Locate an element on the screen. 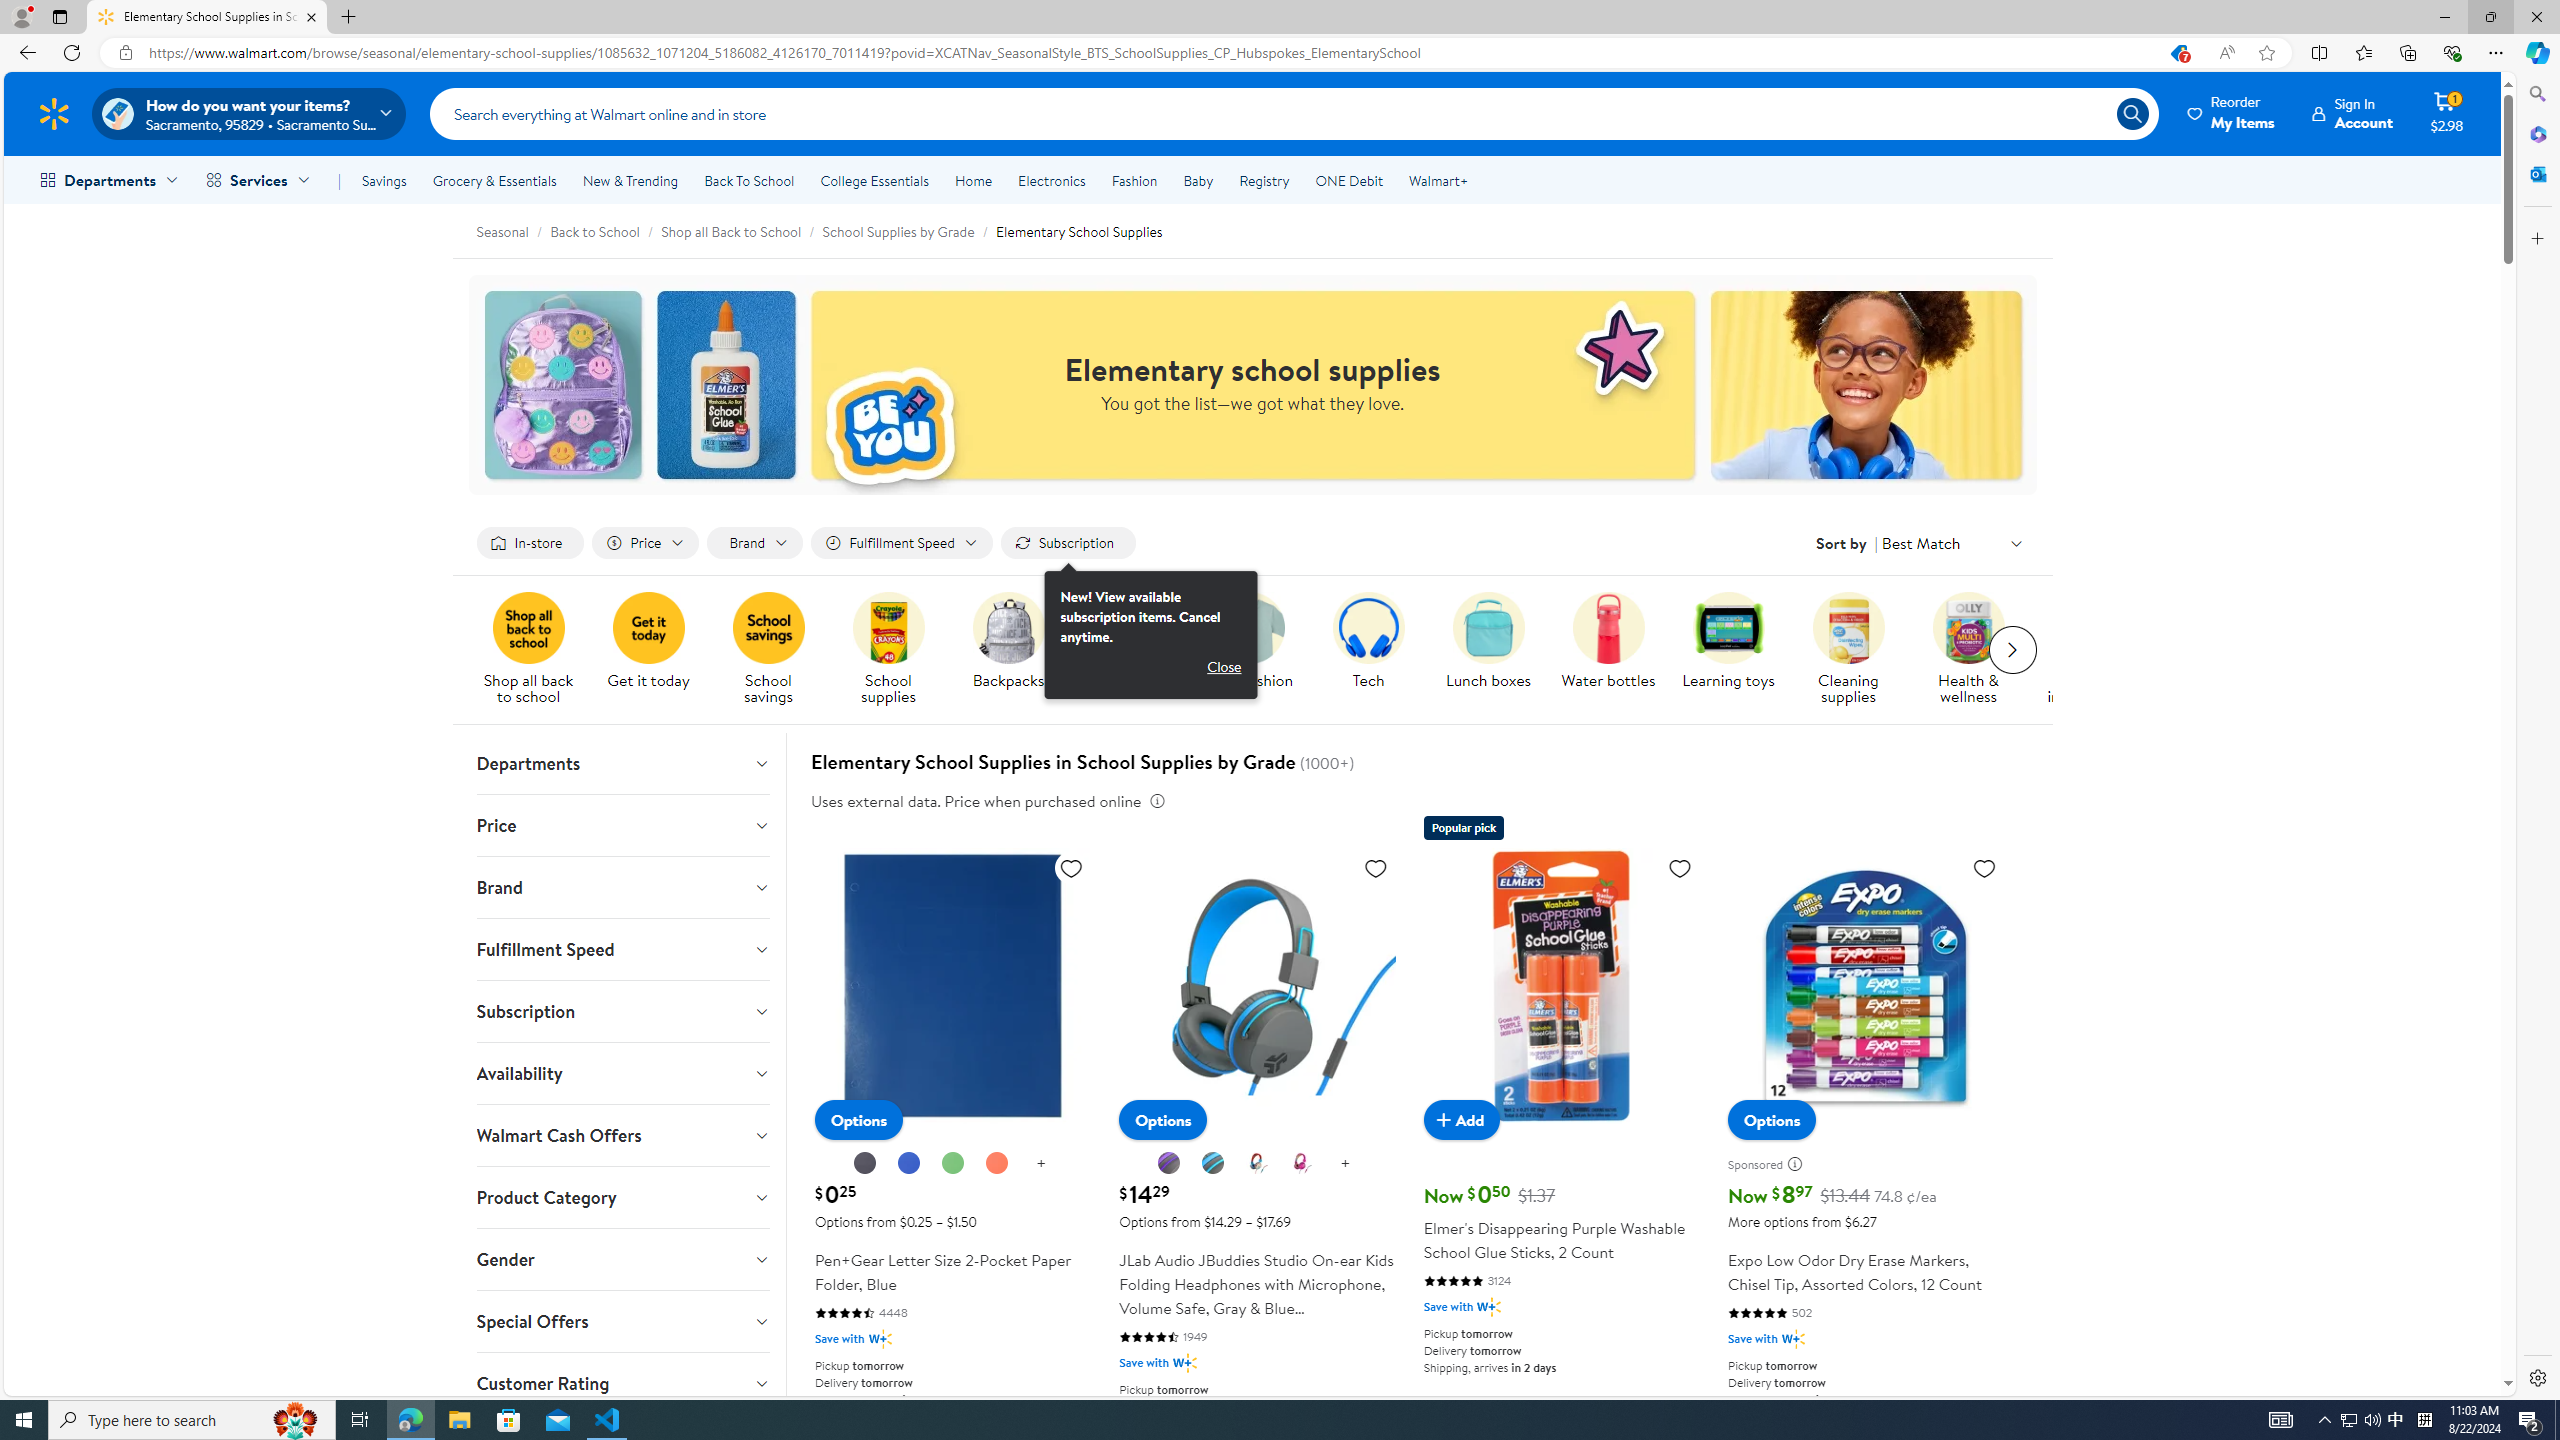  'A pack of Olly multivitamins are on display.' is located at coordinates (1968, 628).